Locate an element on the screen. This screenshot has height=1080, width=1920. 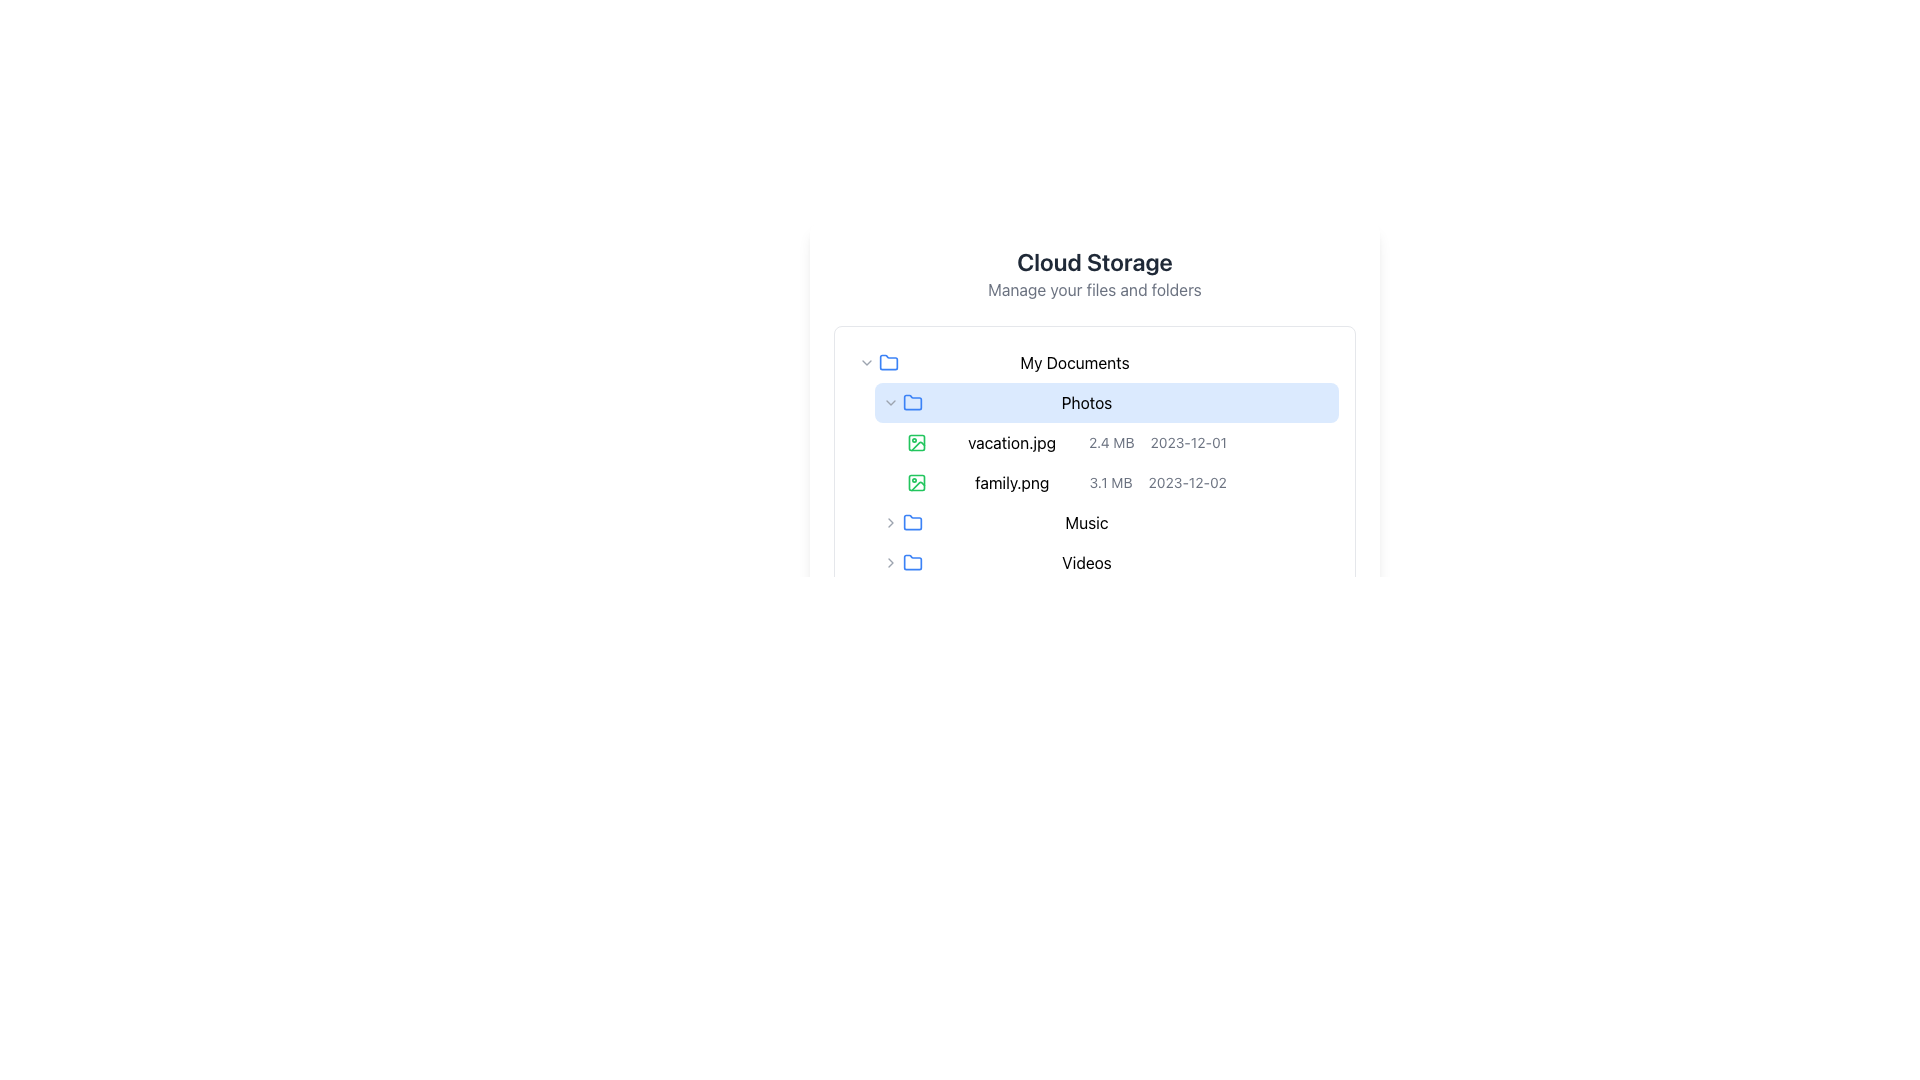
the text label representing the second file name in the 'Photos' folder is located at coordinates (1012, 482).